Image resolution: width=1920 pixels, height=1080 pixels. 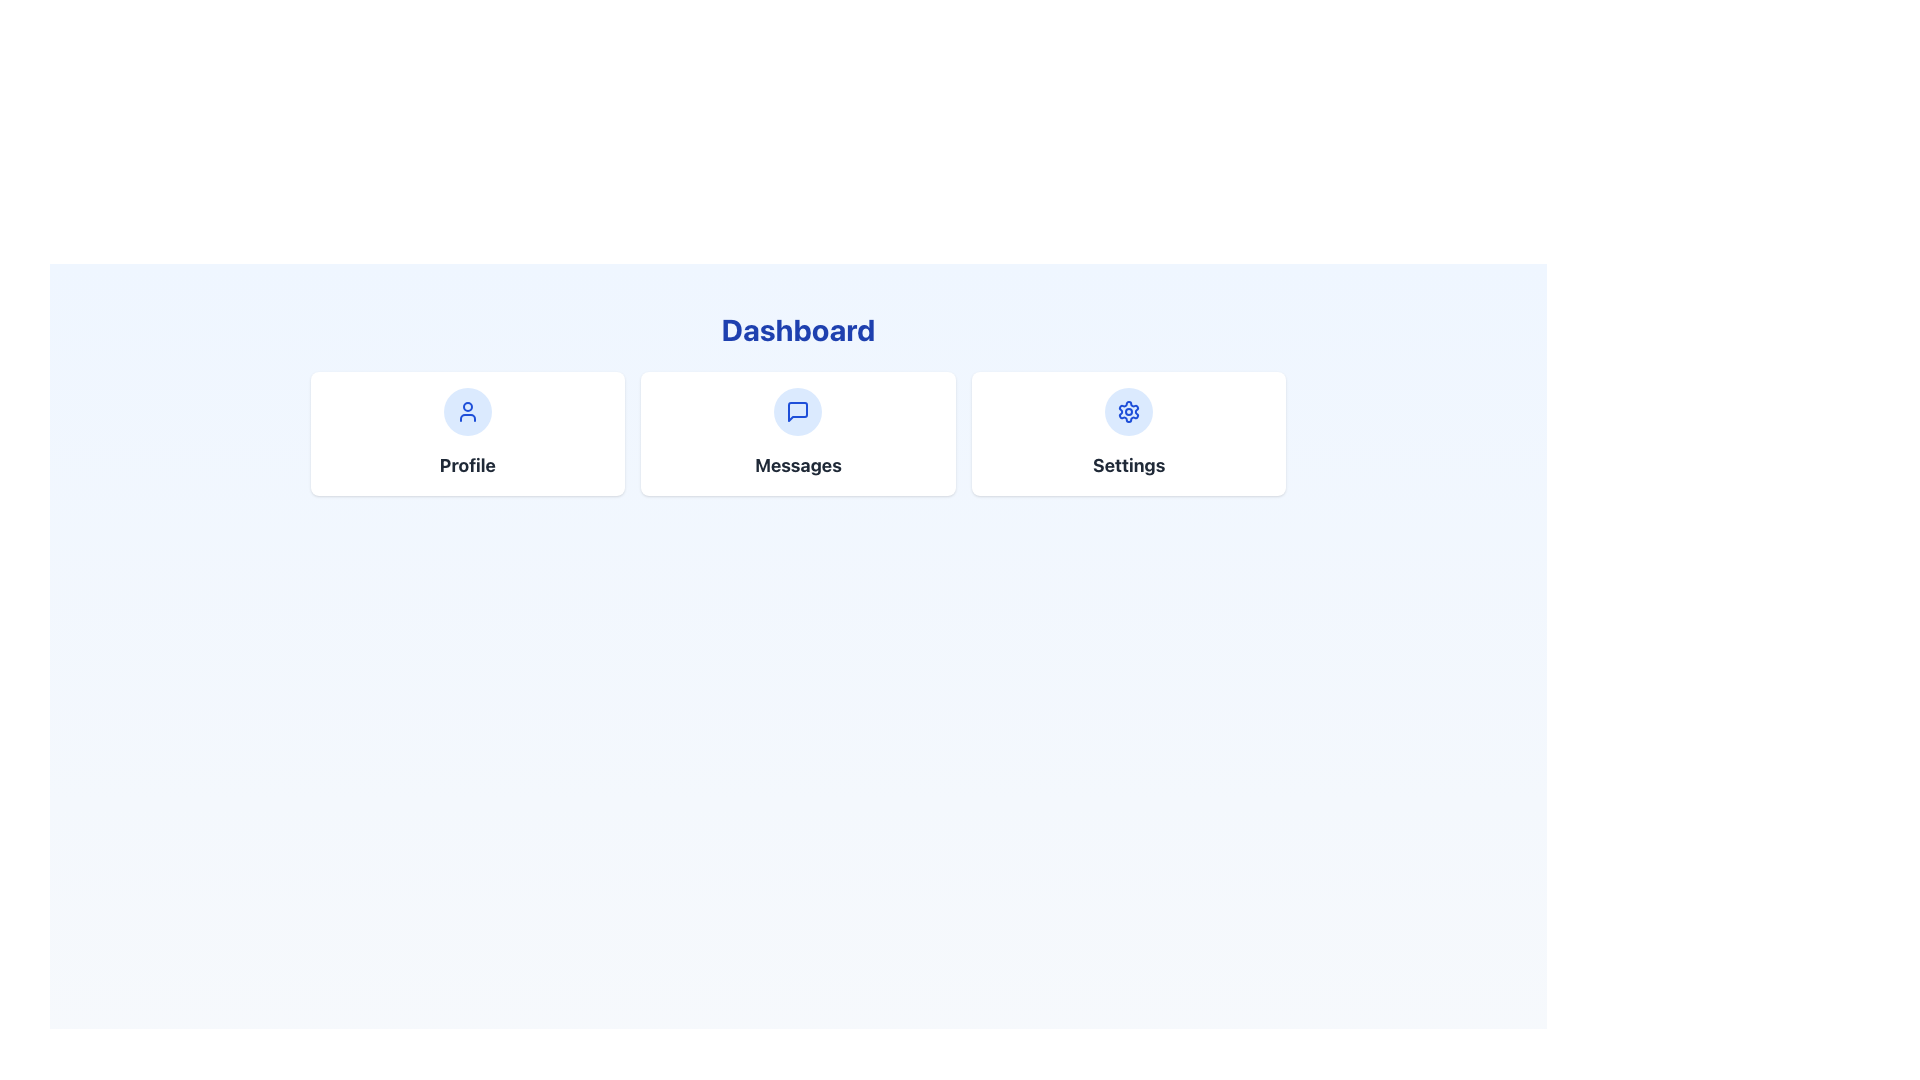 What do you see at coordinates (797, 329) in the screenshot?
I see `the 'Dashboard' text header, which is a bold, large blue text positioned at the top of the interface, above the tiles labeled 'Profile', 'Messages', and 'Settings'` at bounding box center [797, 329].